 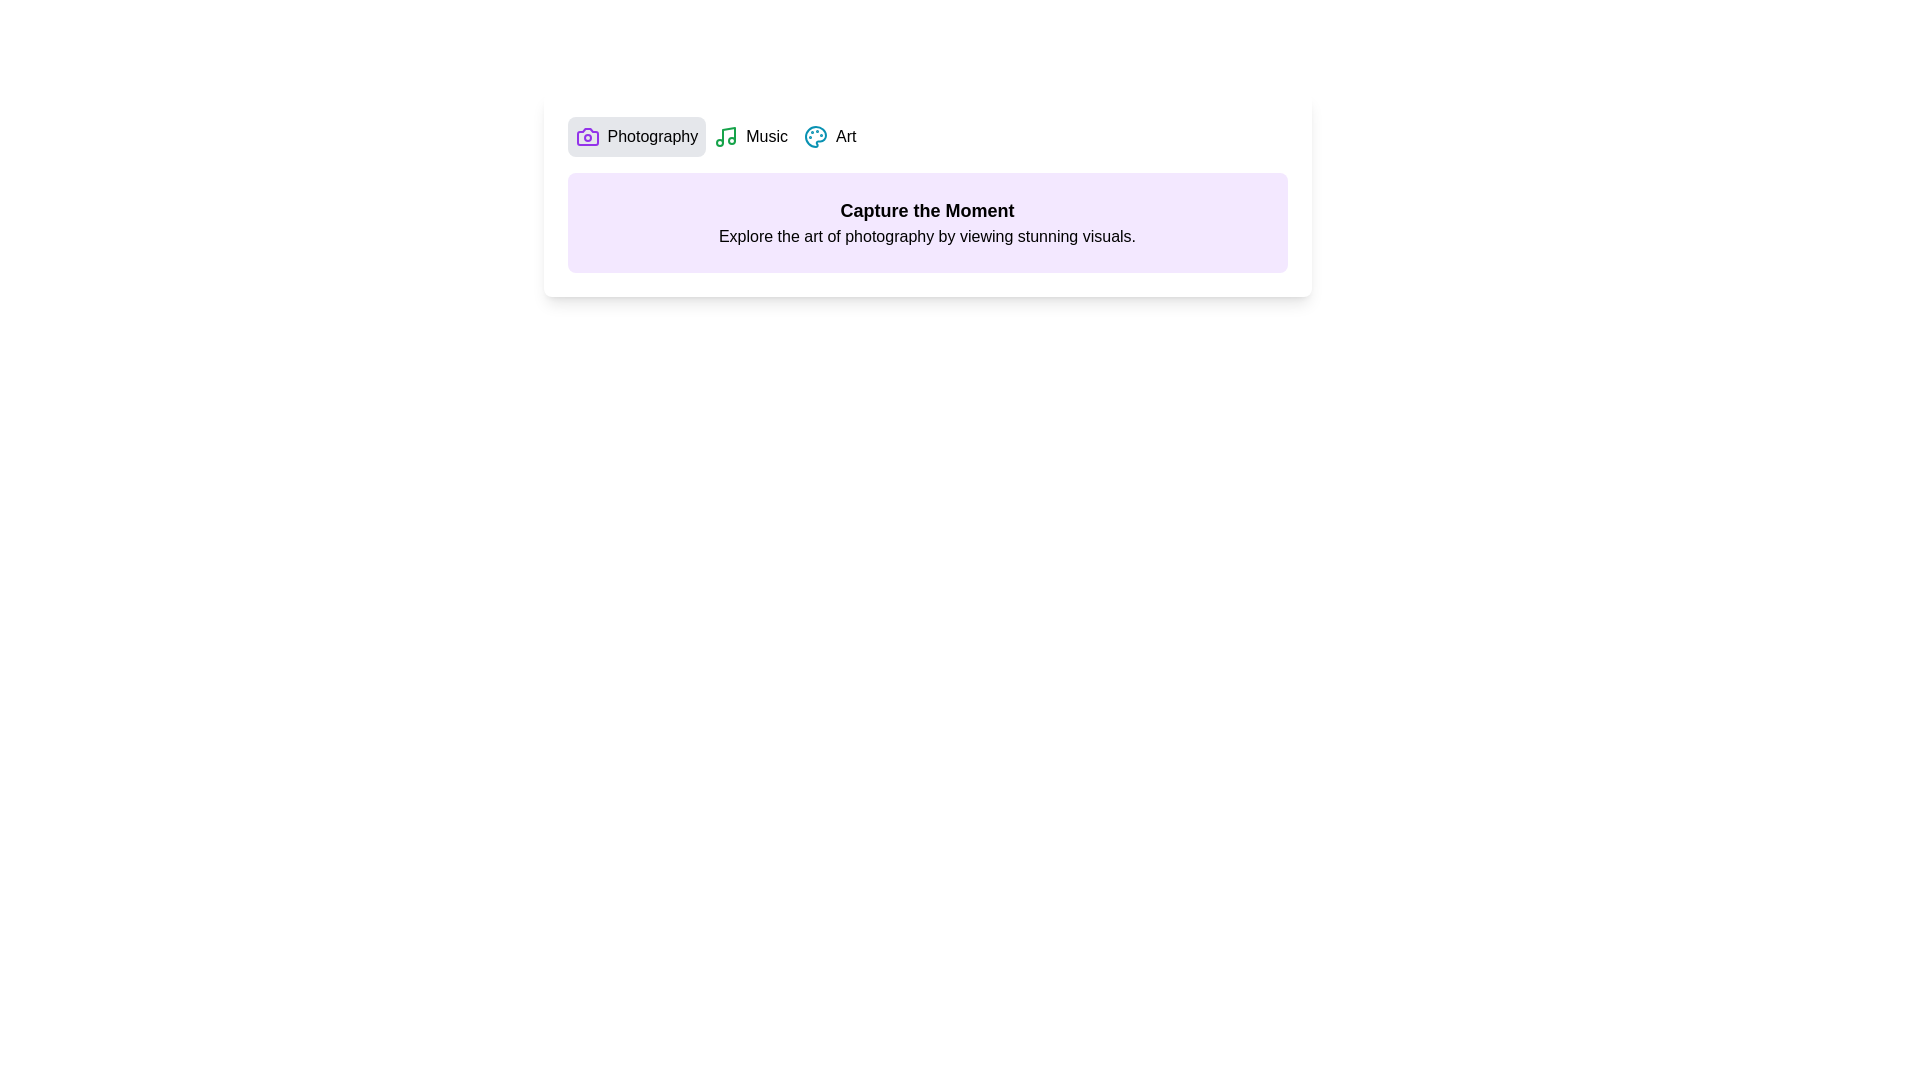 I want to click on the icon next to the tab Art to inspect its functionality, so click(x=816, y=136).